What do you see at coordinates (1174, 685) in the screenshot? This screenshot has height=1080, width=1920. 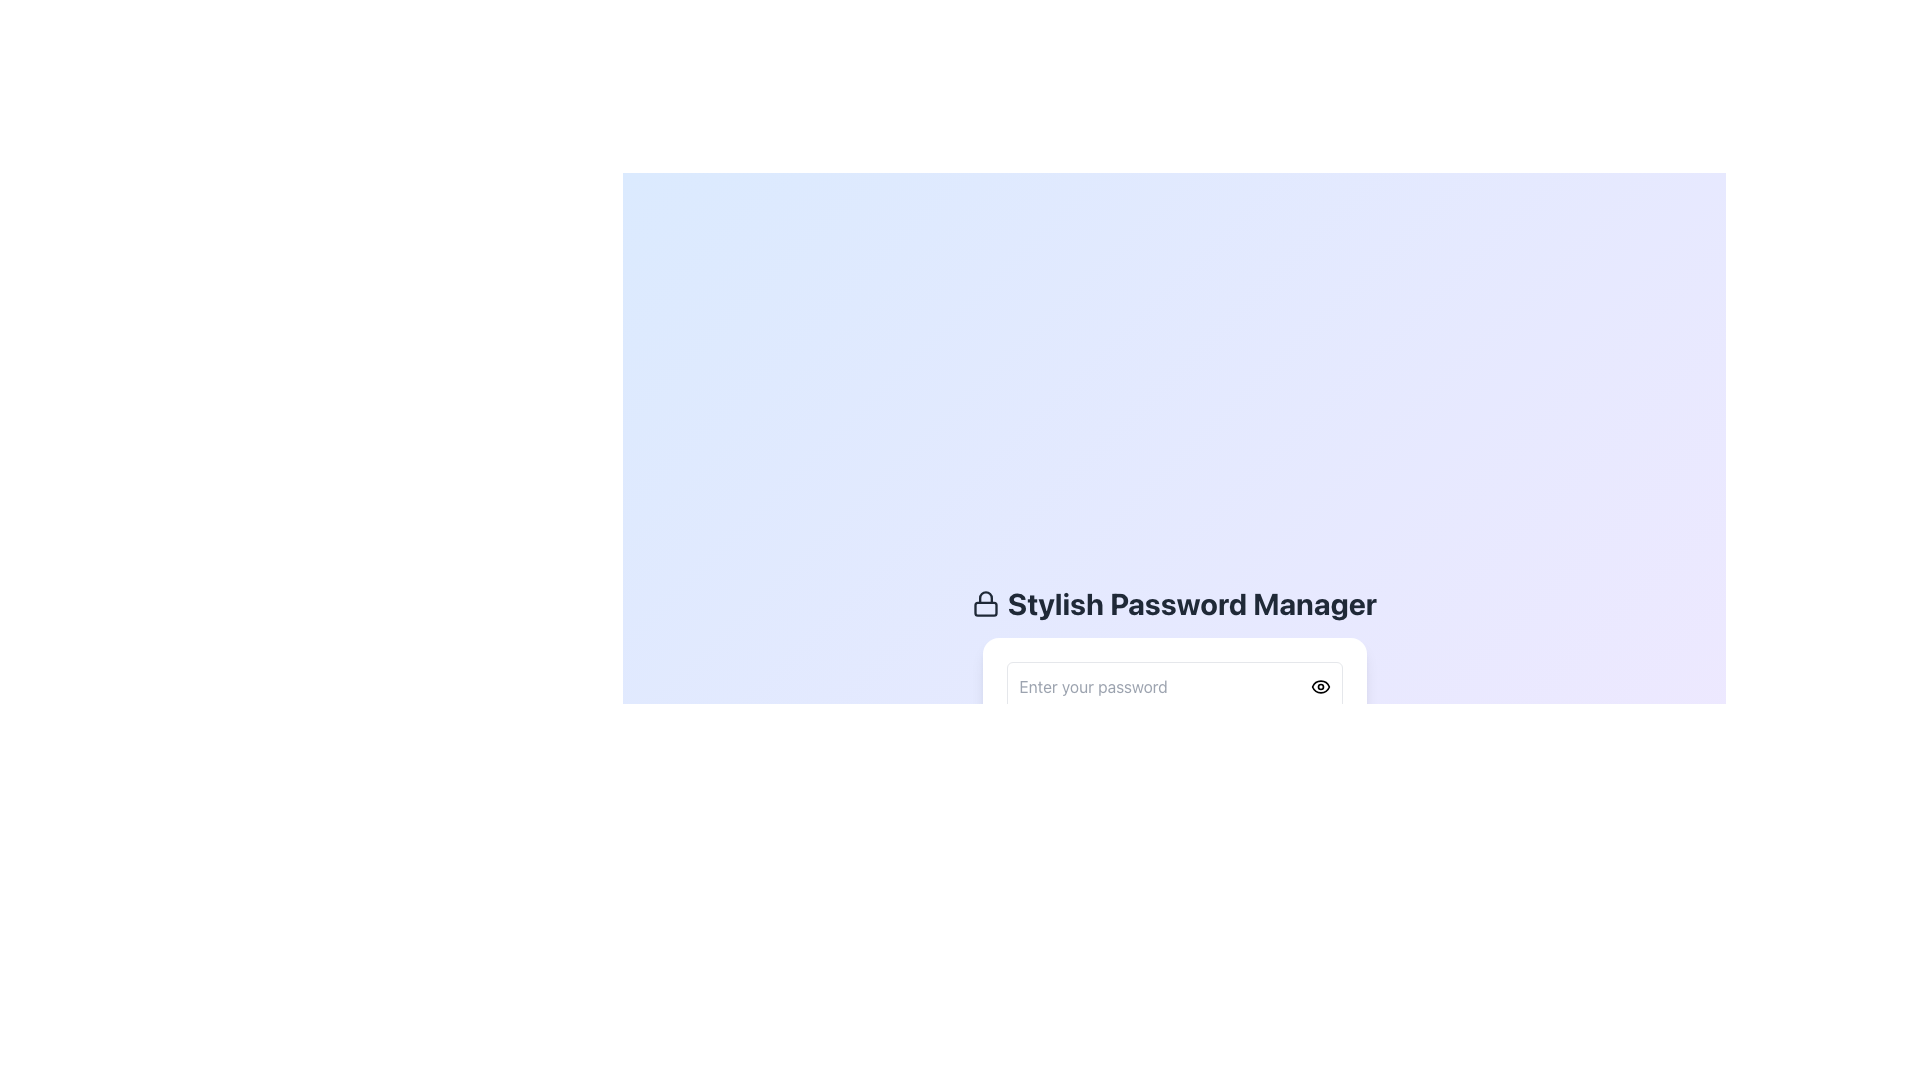 I see `the password input field with the prompt 'Enter your password' to focus on it` at bounding box center [1174, 685].